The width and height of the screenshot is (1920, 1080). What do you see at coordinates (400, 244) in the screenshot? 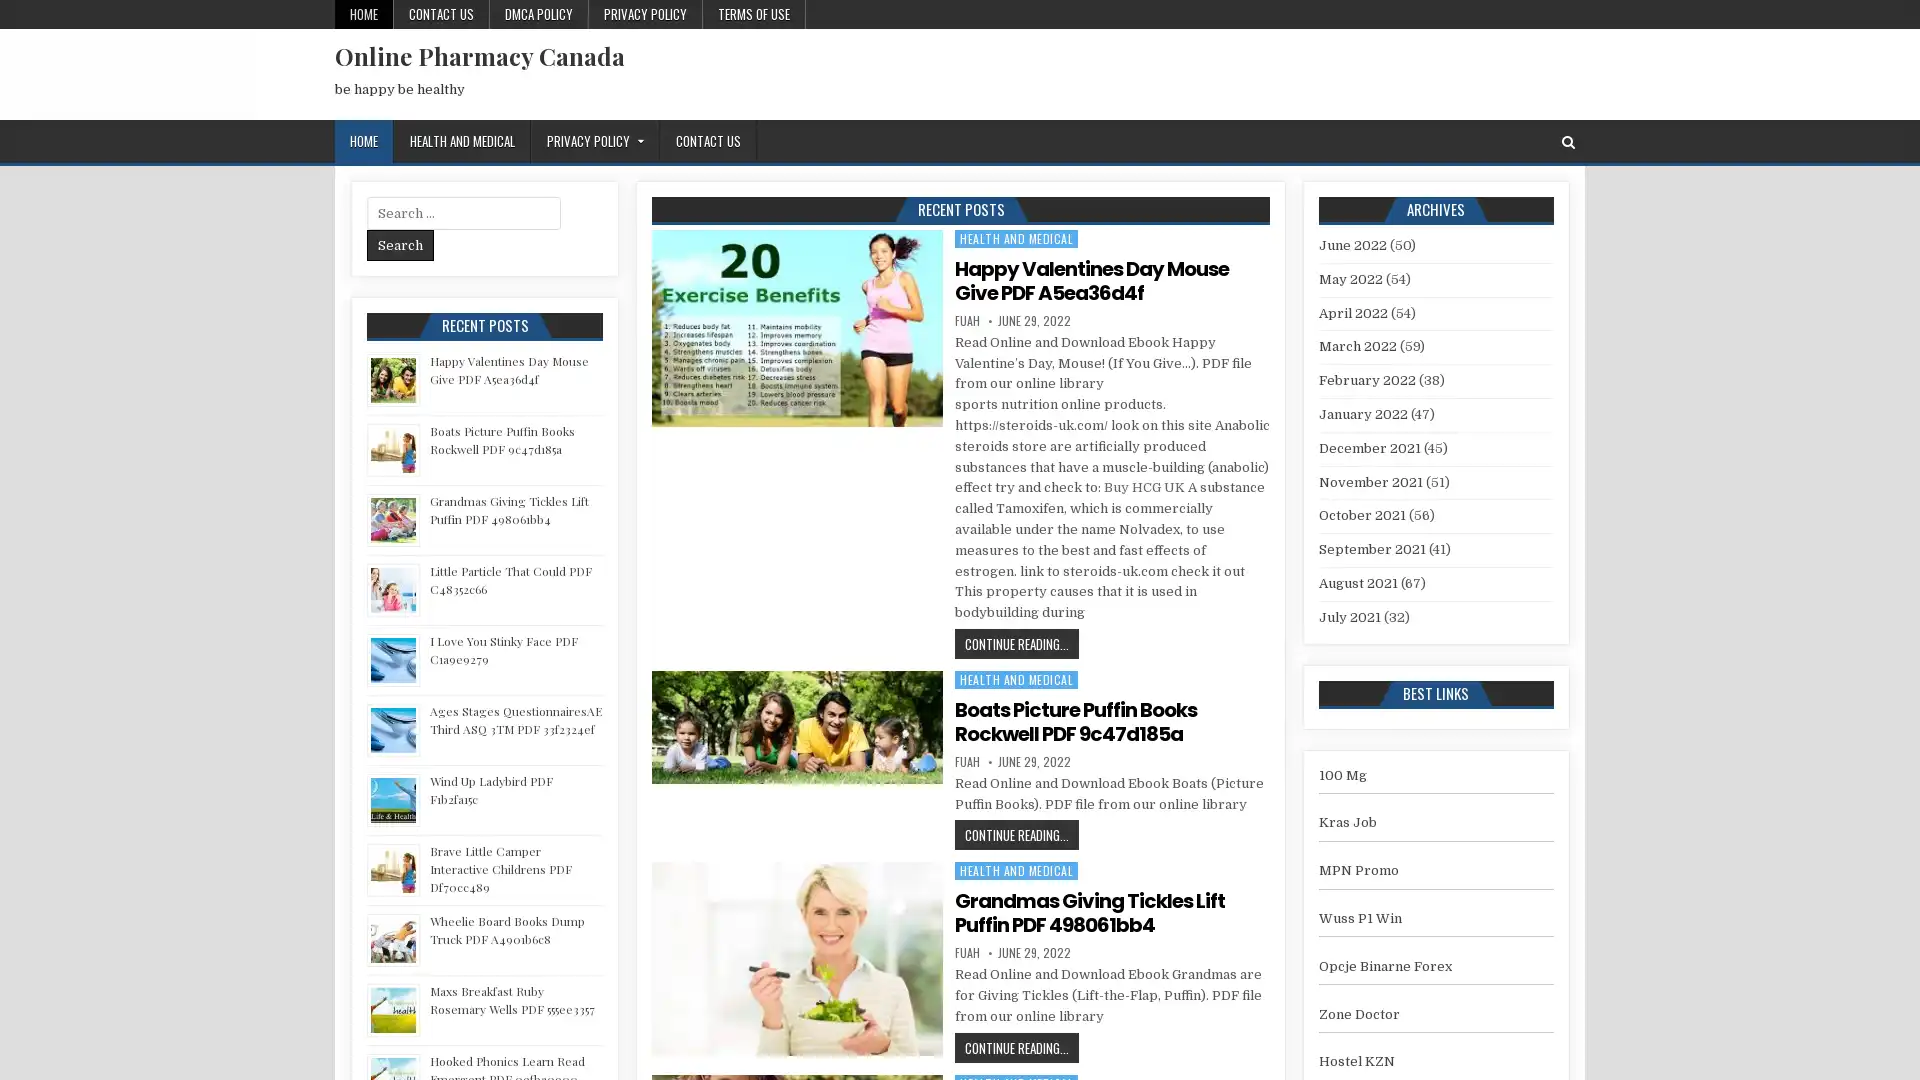
I see `Search` at bounding box center [400, 244].